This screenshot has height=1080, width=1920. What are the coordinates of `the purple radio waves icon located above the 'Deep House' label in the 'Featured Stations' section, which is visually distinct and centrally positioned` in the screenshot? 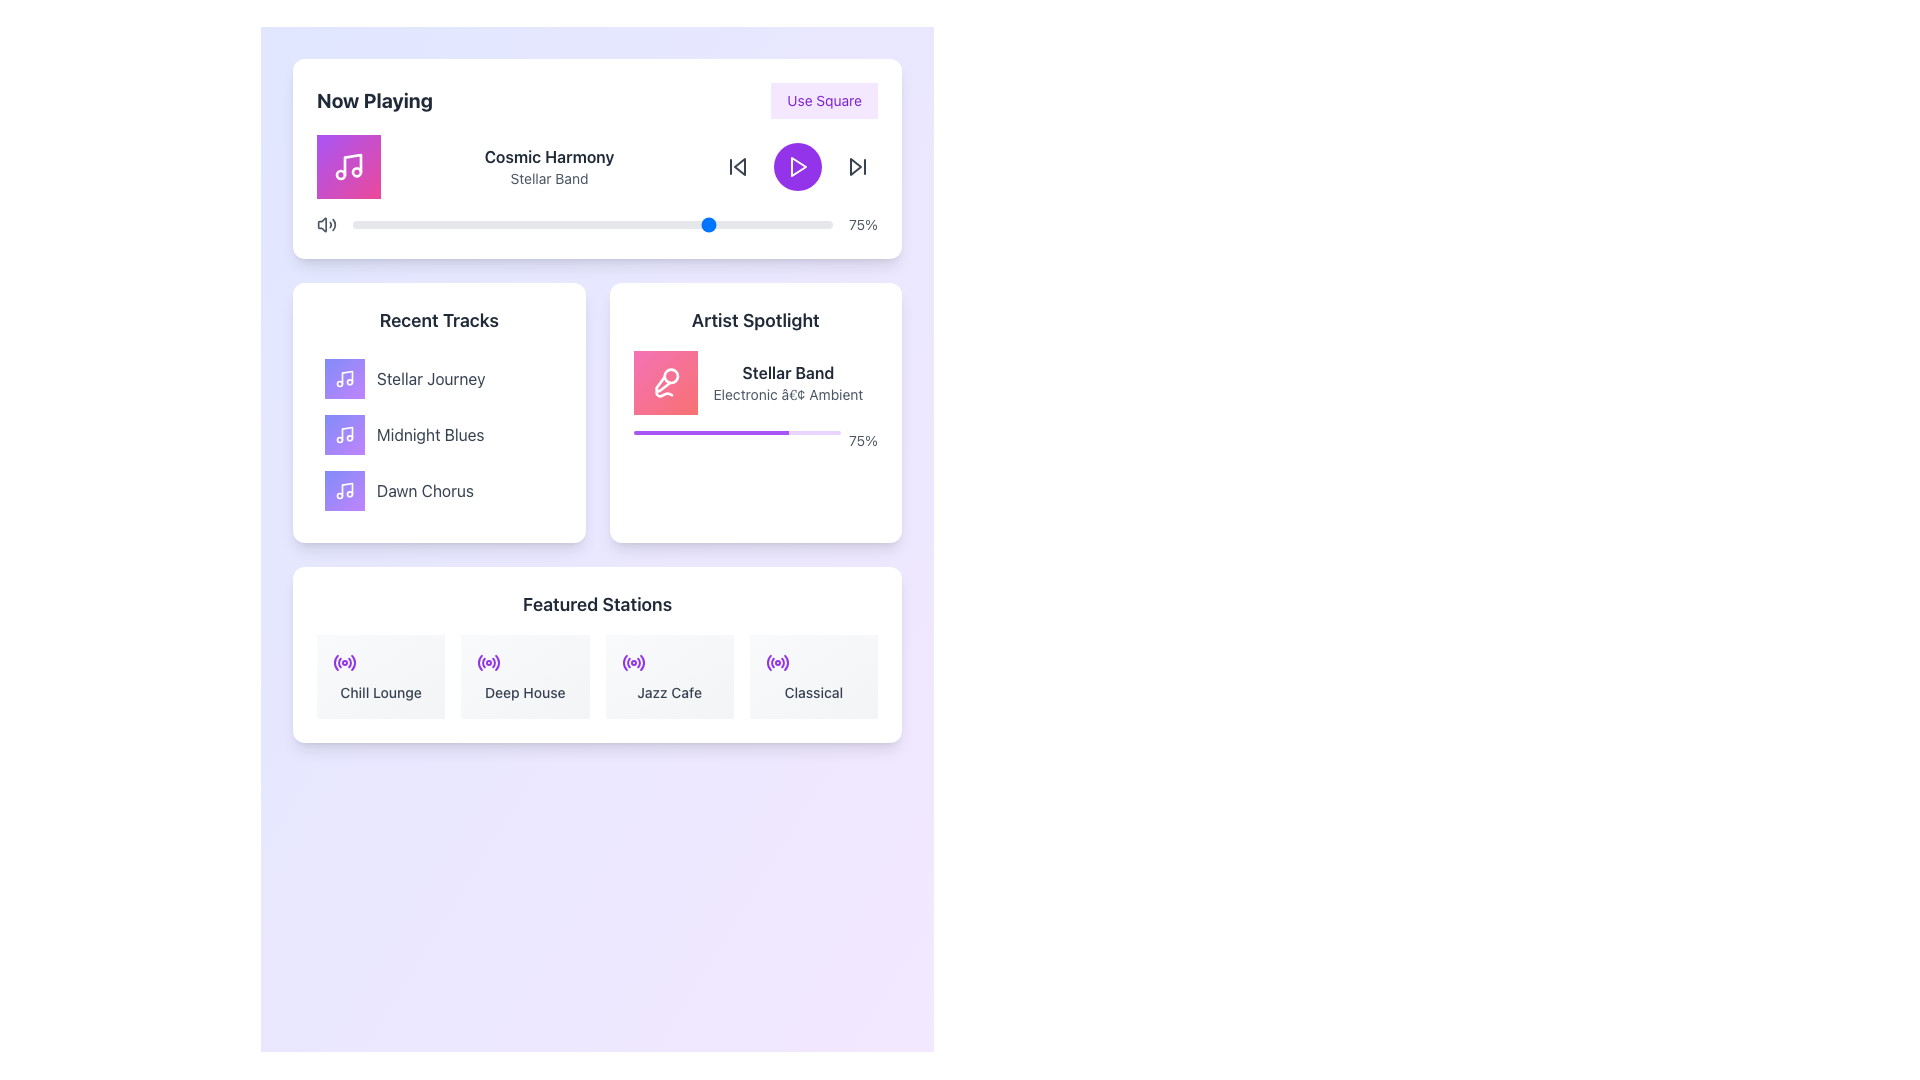 It's located at (489, 663).